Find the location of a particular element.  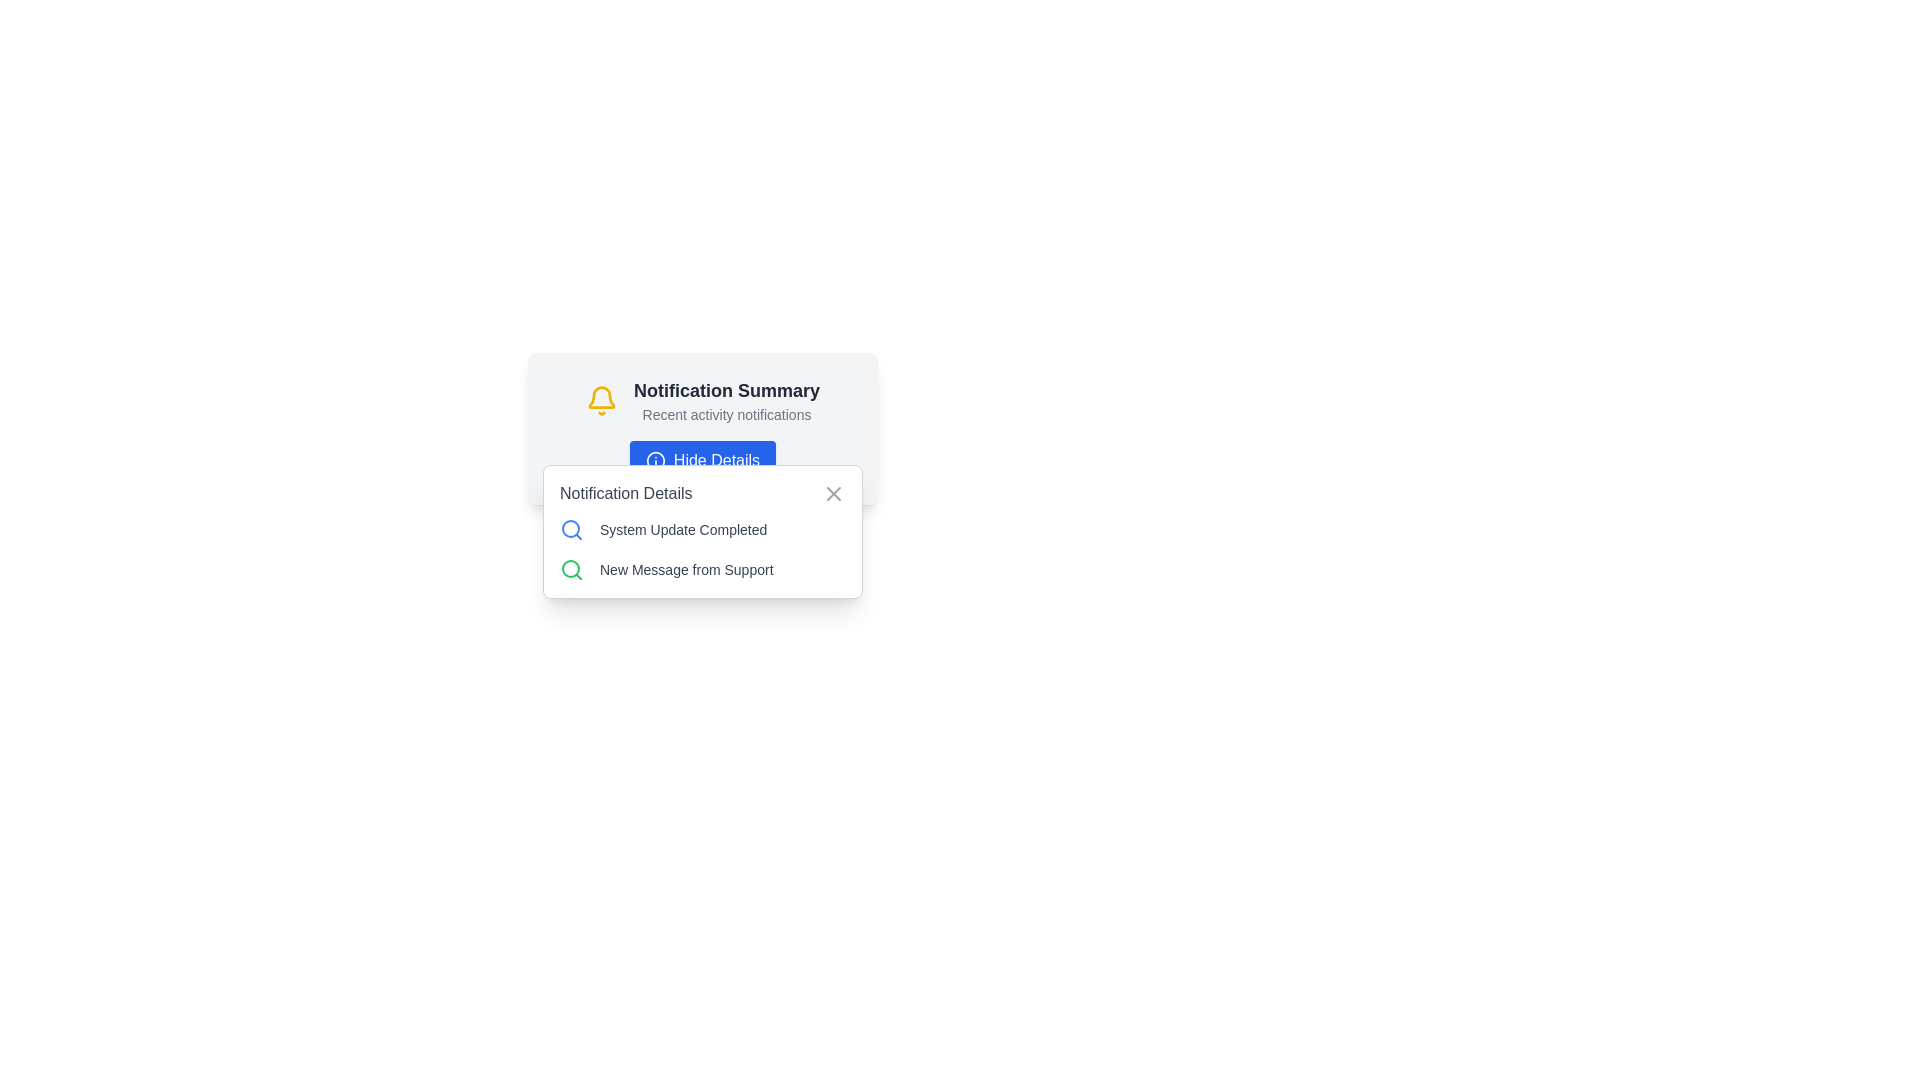

the icon that serves as a button or status indicator located to the left of the text label 'New Message from Support' in the 'Notification Details' section is located at coordinates (570, 570).